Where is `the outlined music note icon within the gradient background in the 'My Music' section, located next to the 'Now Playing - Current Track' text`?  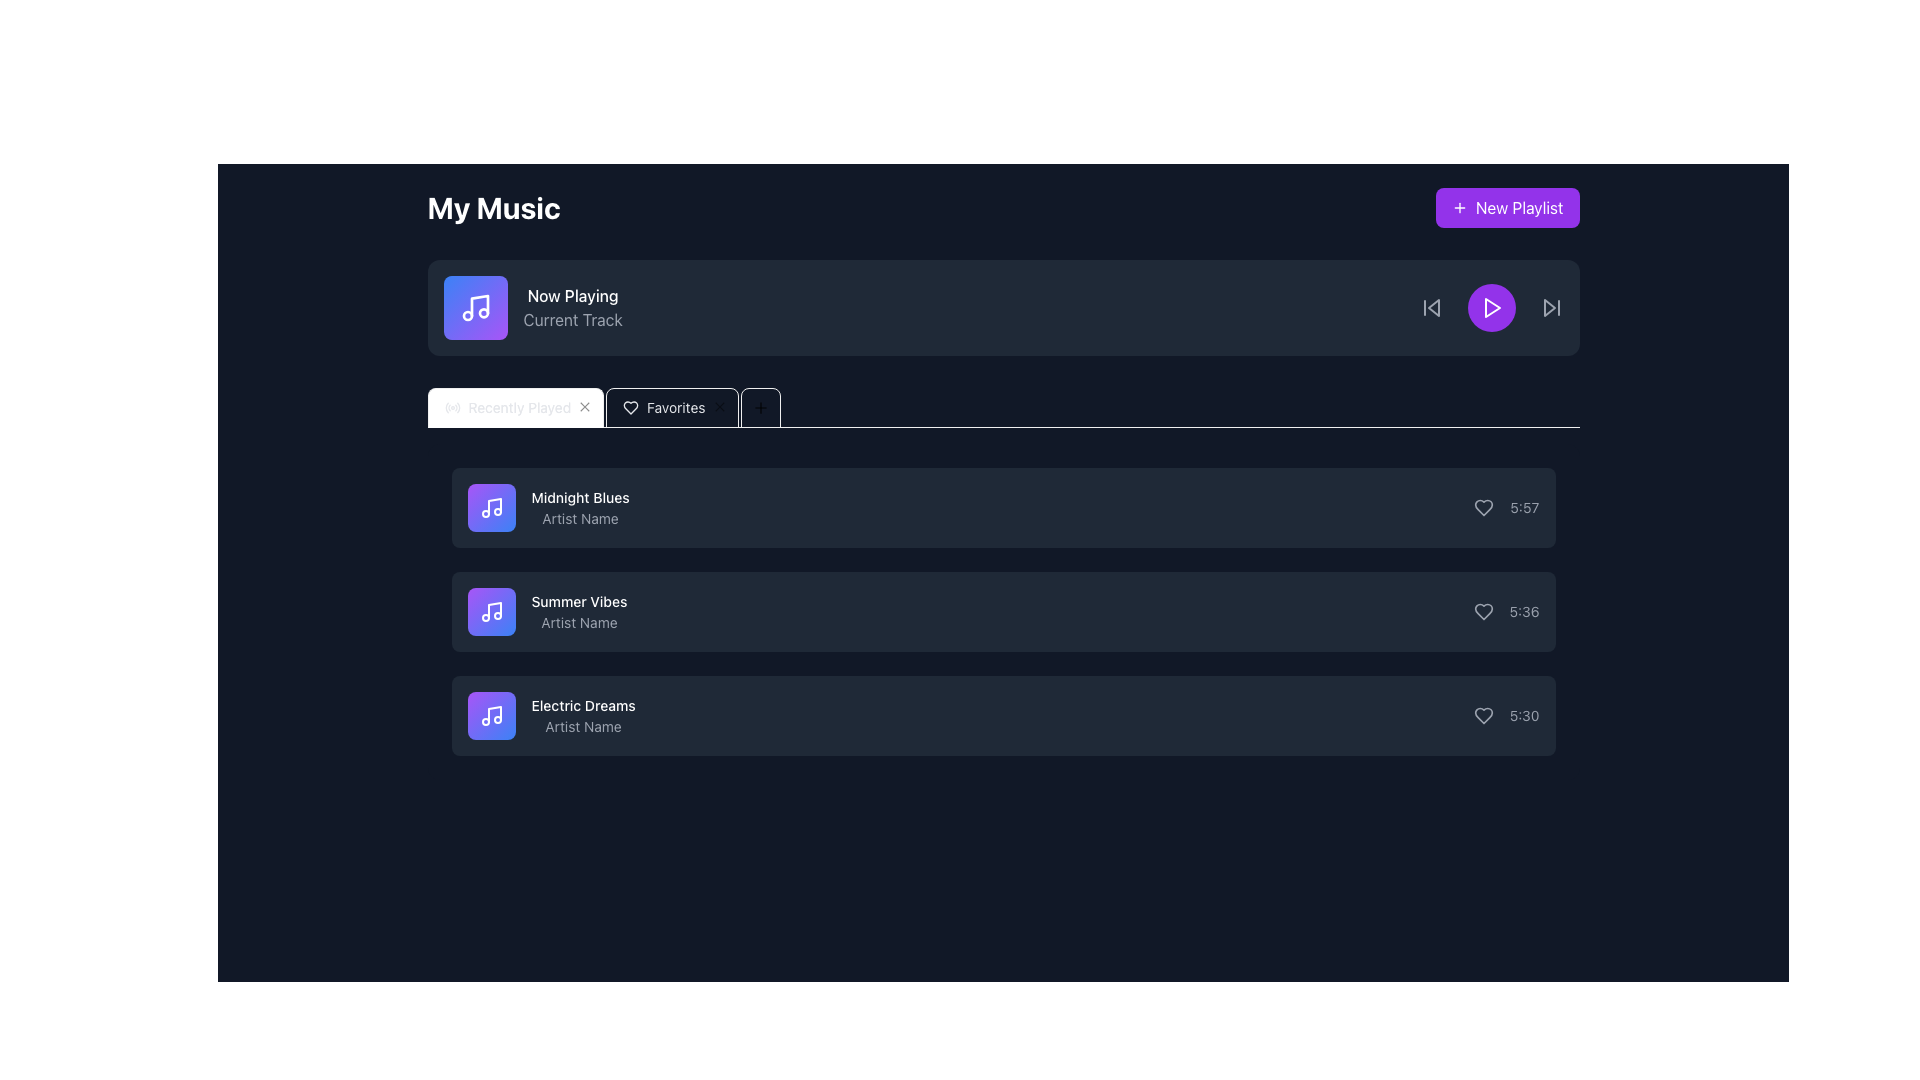 the outlined music note icon within the gradient background in the 'My Music' section, located next to the 'Now Playing - Current Track' text is located at coordinates (474, 308).